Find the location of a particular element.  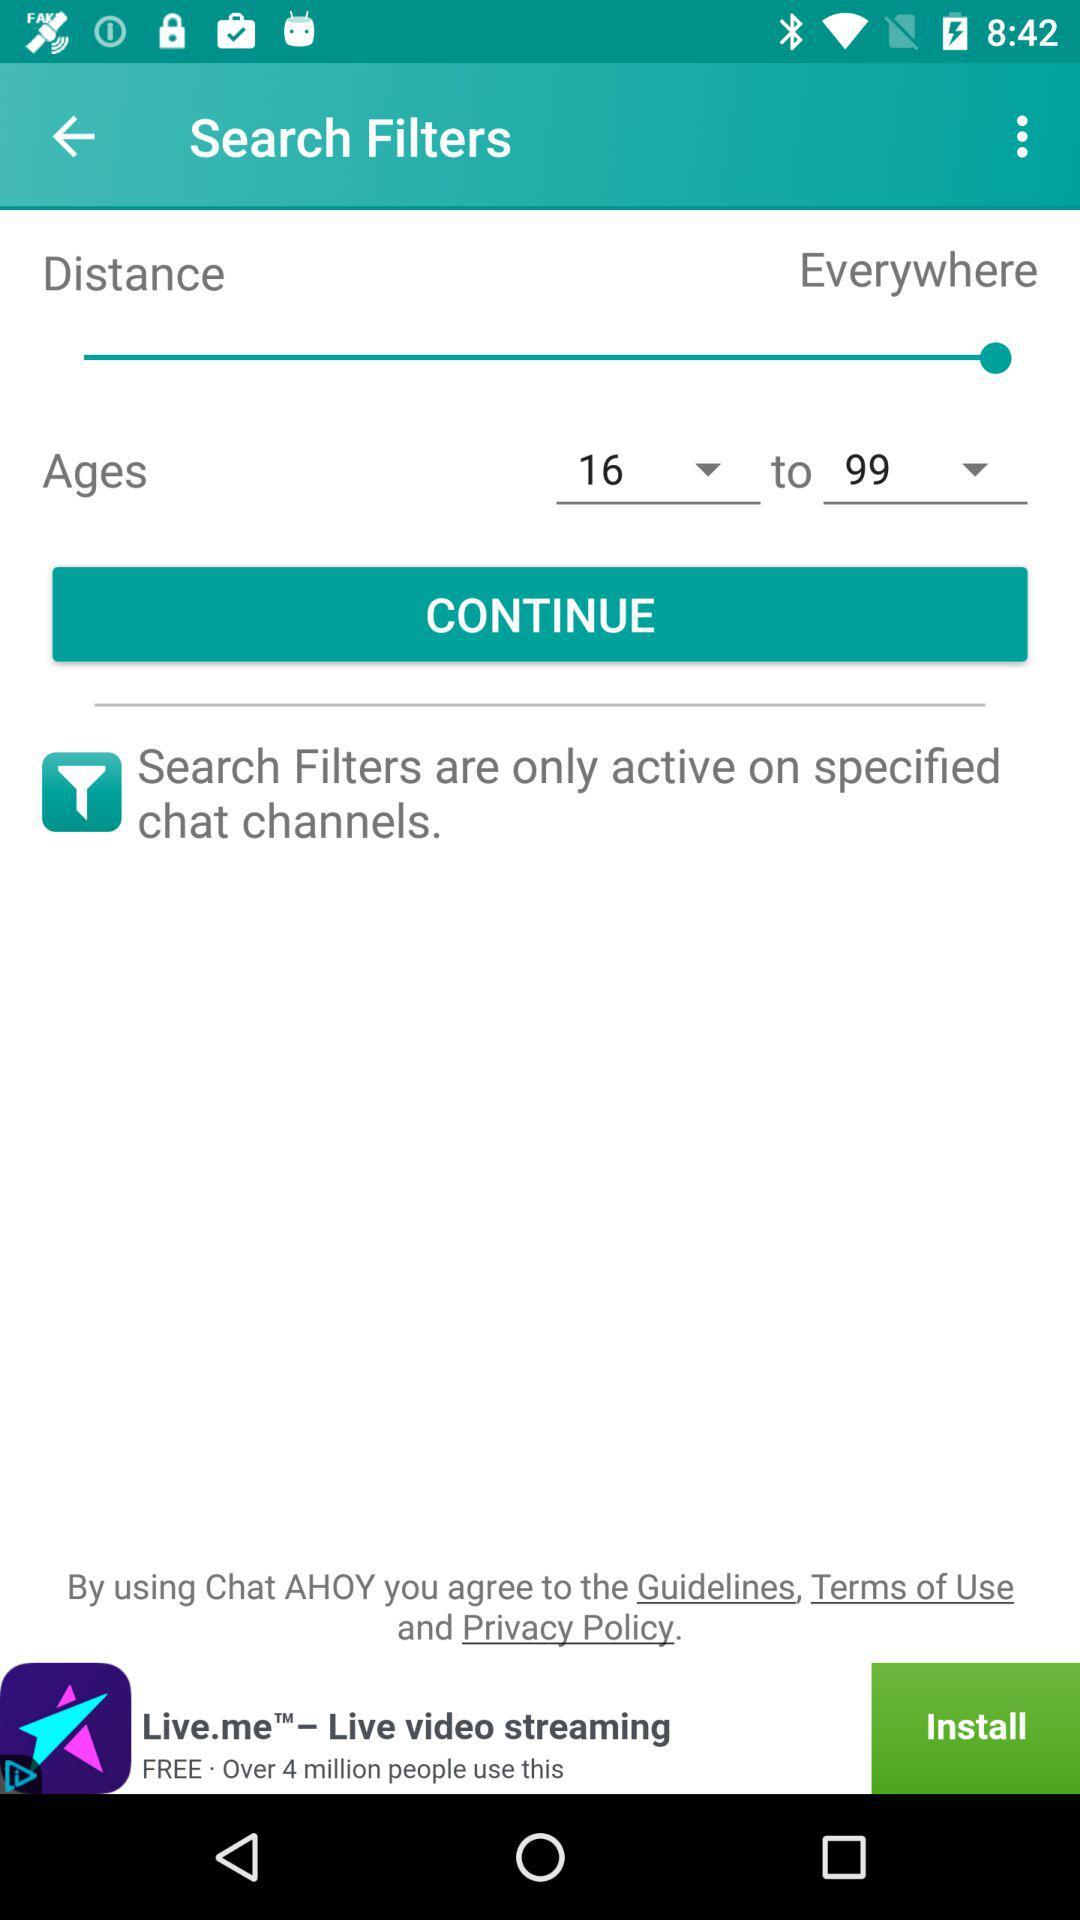

the icon next to the search filters icon is located at coordinates (1027, 135).